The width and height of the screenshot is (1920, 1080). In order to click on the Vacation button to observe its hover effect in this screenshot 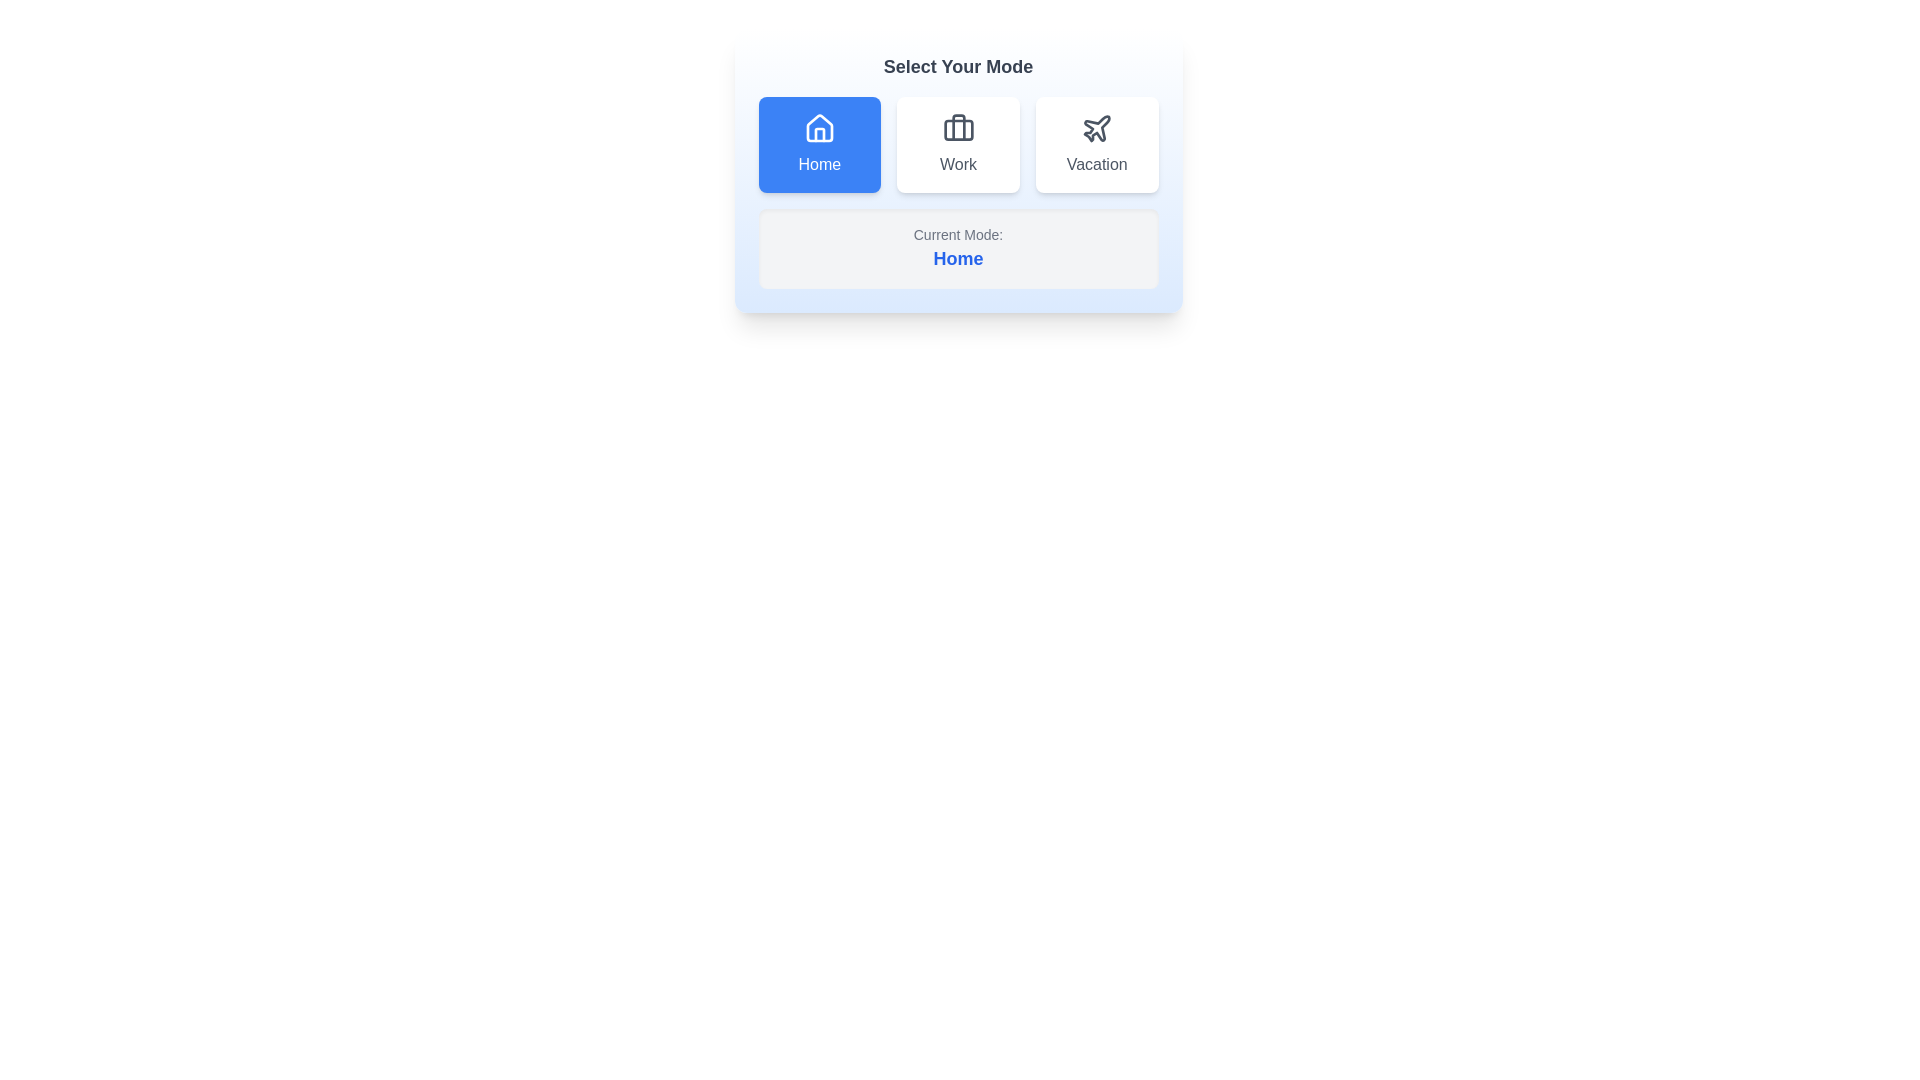, I will do `click(1096, 144)`.